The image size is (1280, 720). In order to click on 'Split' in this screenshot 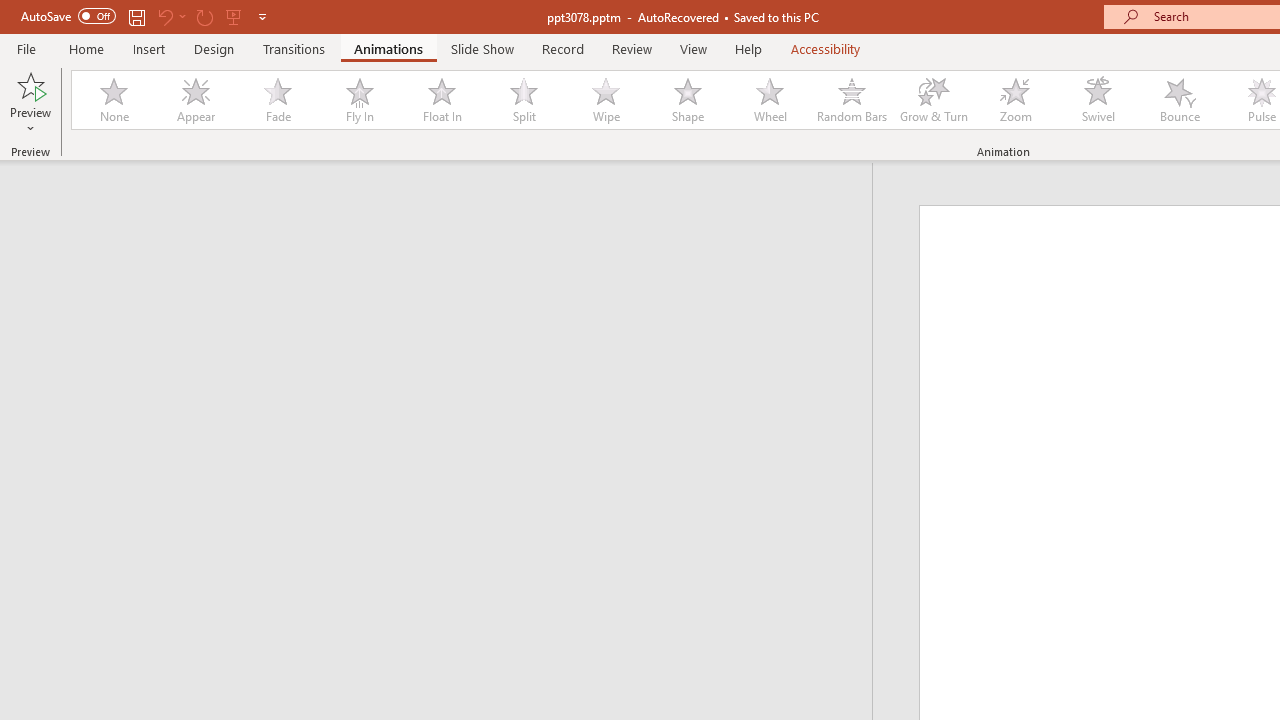, I will do `click(523, 100)`.